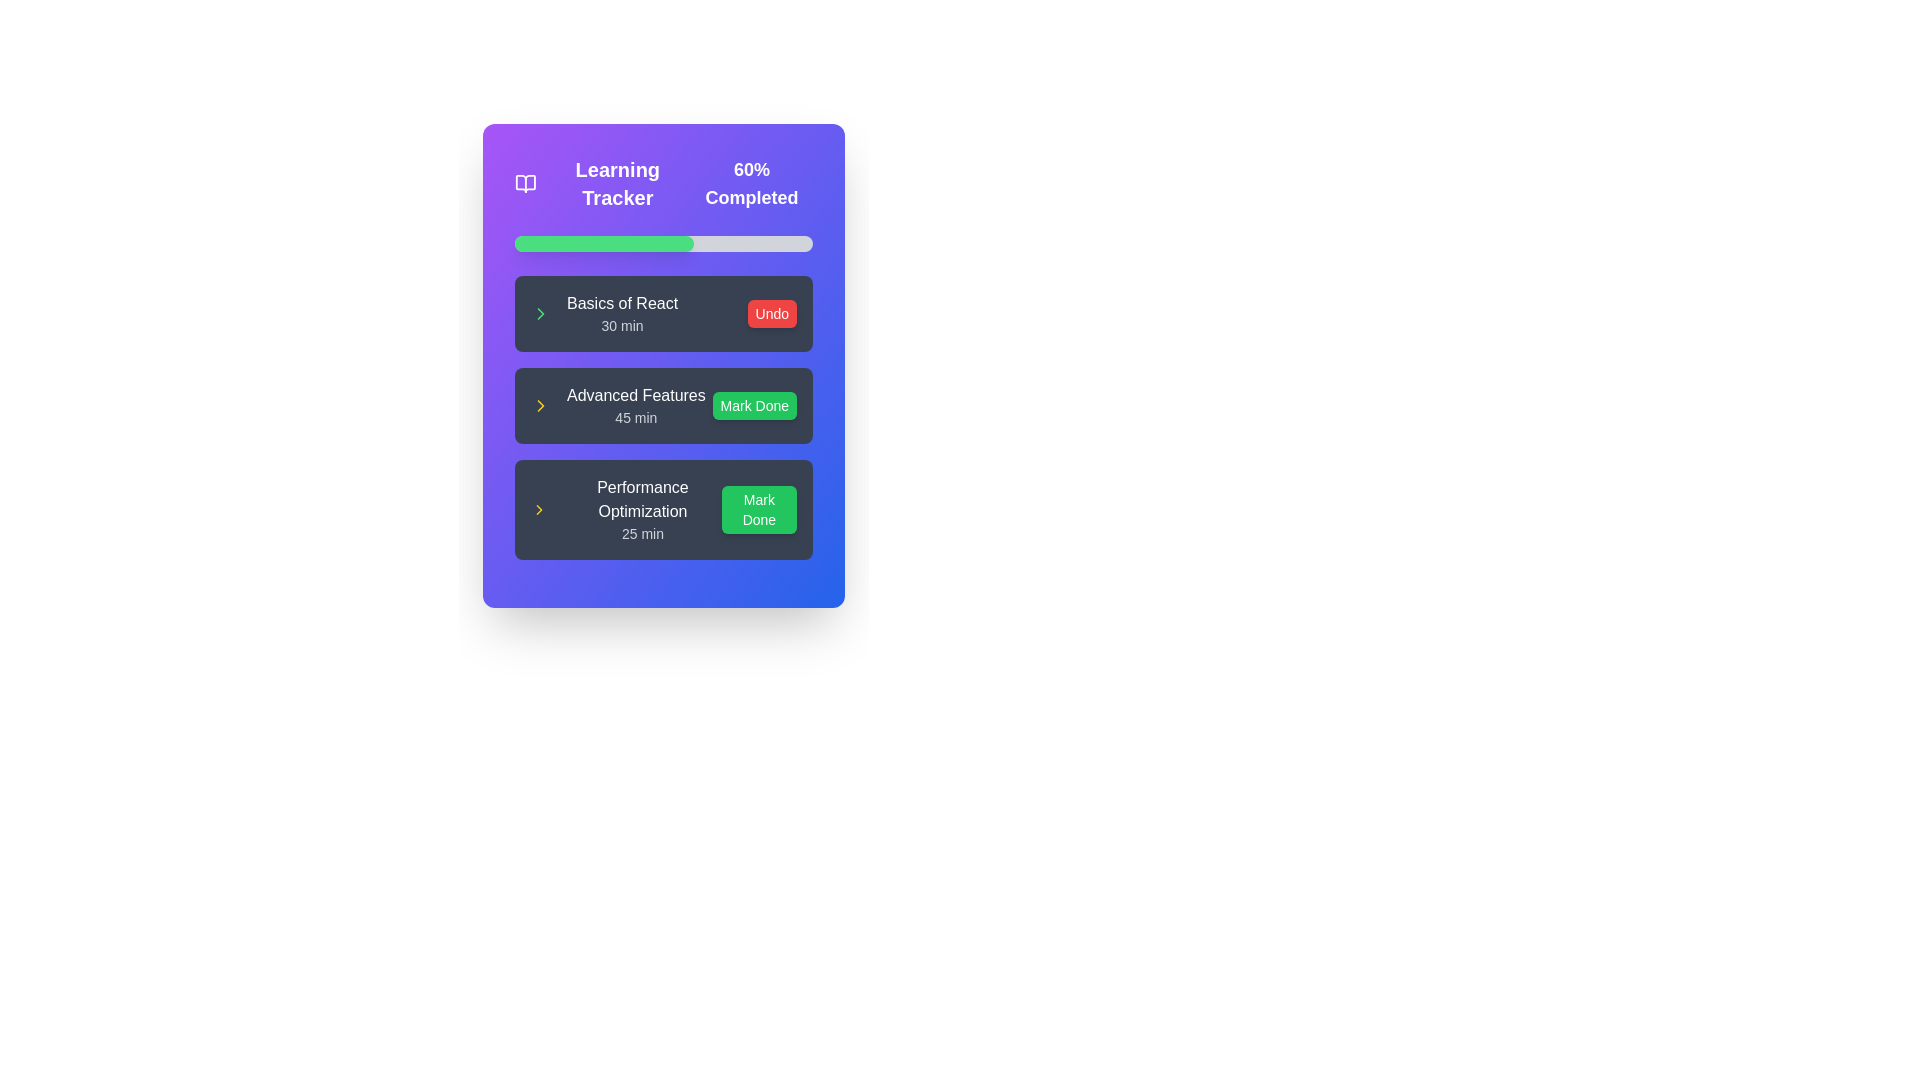 Image resolution: width=1920 pixels, height=1080 pixels. What do you see at coordinates (541, 405) in the screenshot?
I see `the rightward-facing chevron arrow icon, which is a thin, minimalist yellow line style placed to the left of the 'Performance Optimization' list item in the learning tracker interface` at bounding box center [541, 405].